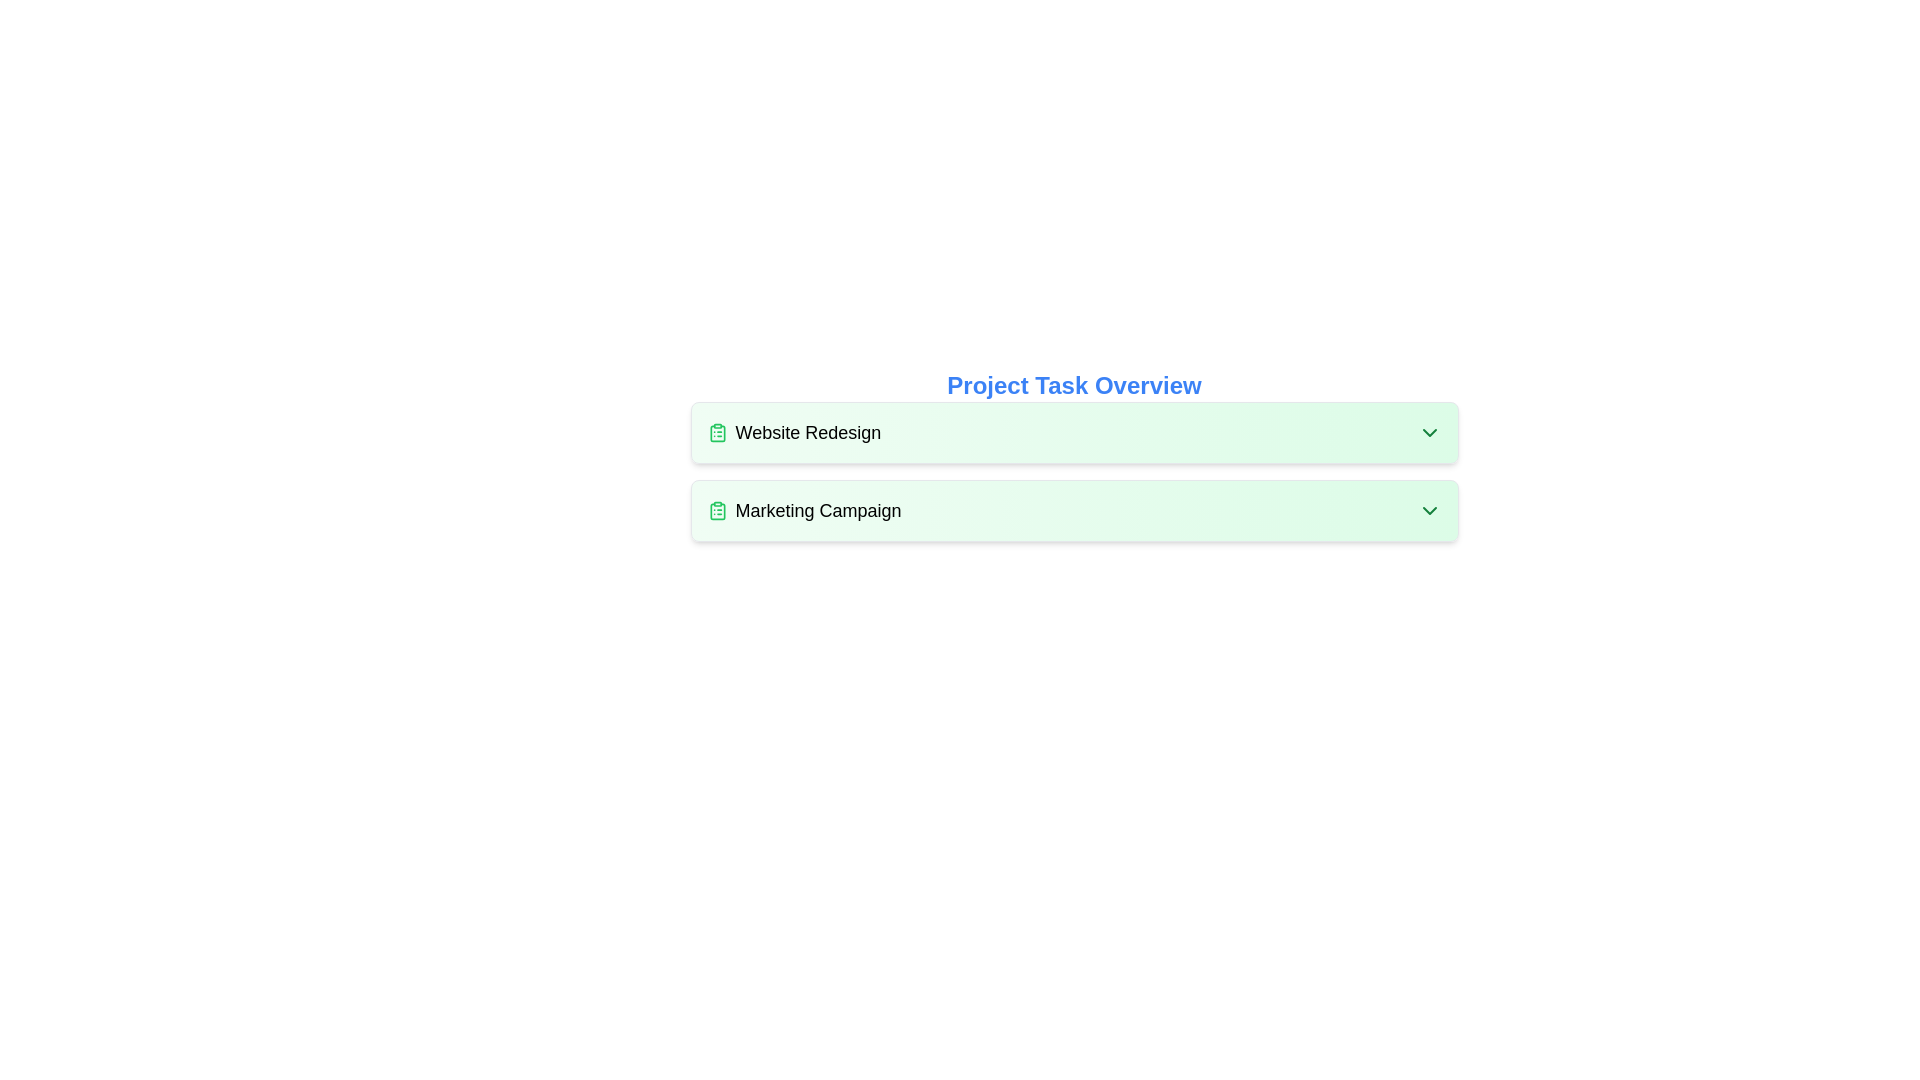  What do you see at coordinates (793, 431) in the screenshot?
I see `the 'Website Redesign' text label` at bounding box center [793, 431].